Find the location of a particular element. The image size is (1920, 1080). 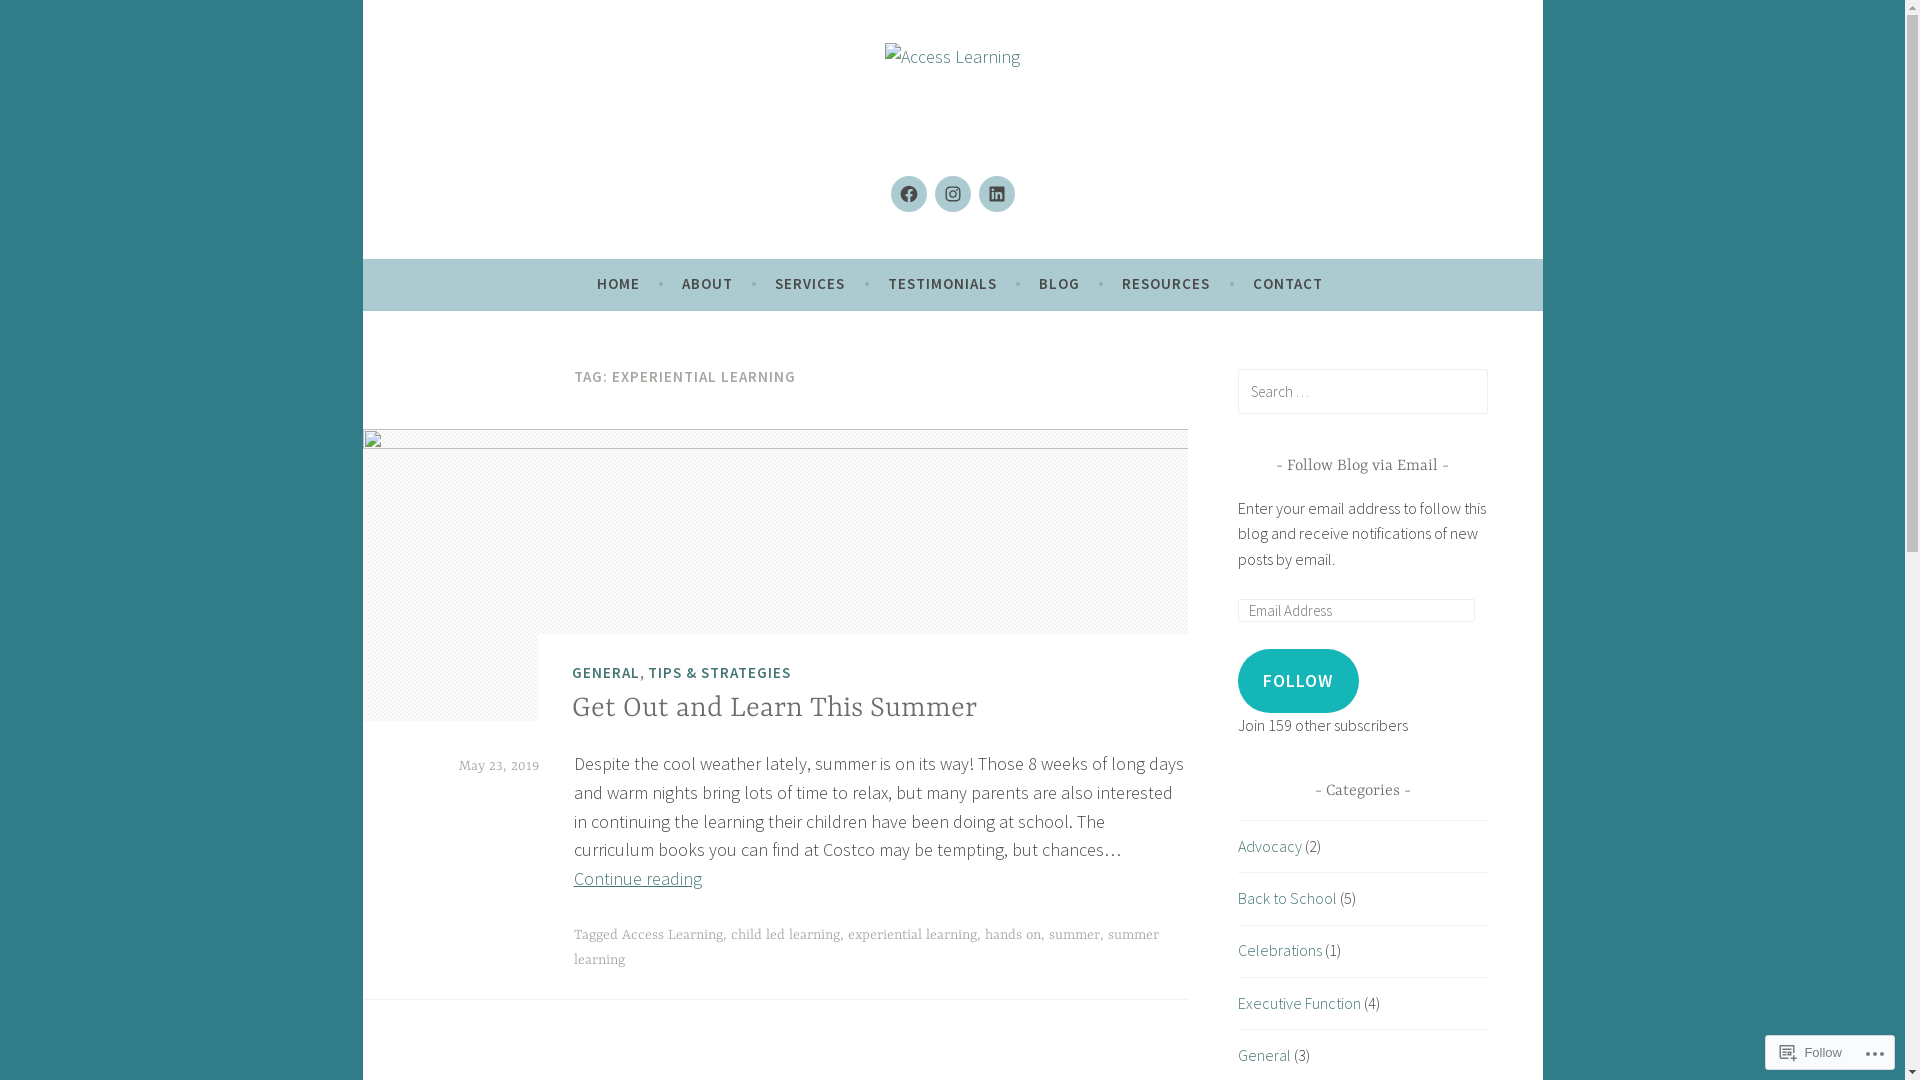

'Executive Function' is located at coordinates (1299, 1002).